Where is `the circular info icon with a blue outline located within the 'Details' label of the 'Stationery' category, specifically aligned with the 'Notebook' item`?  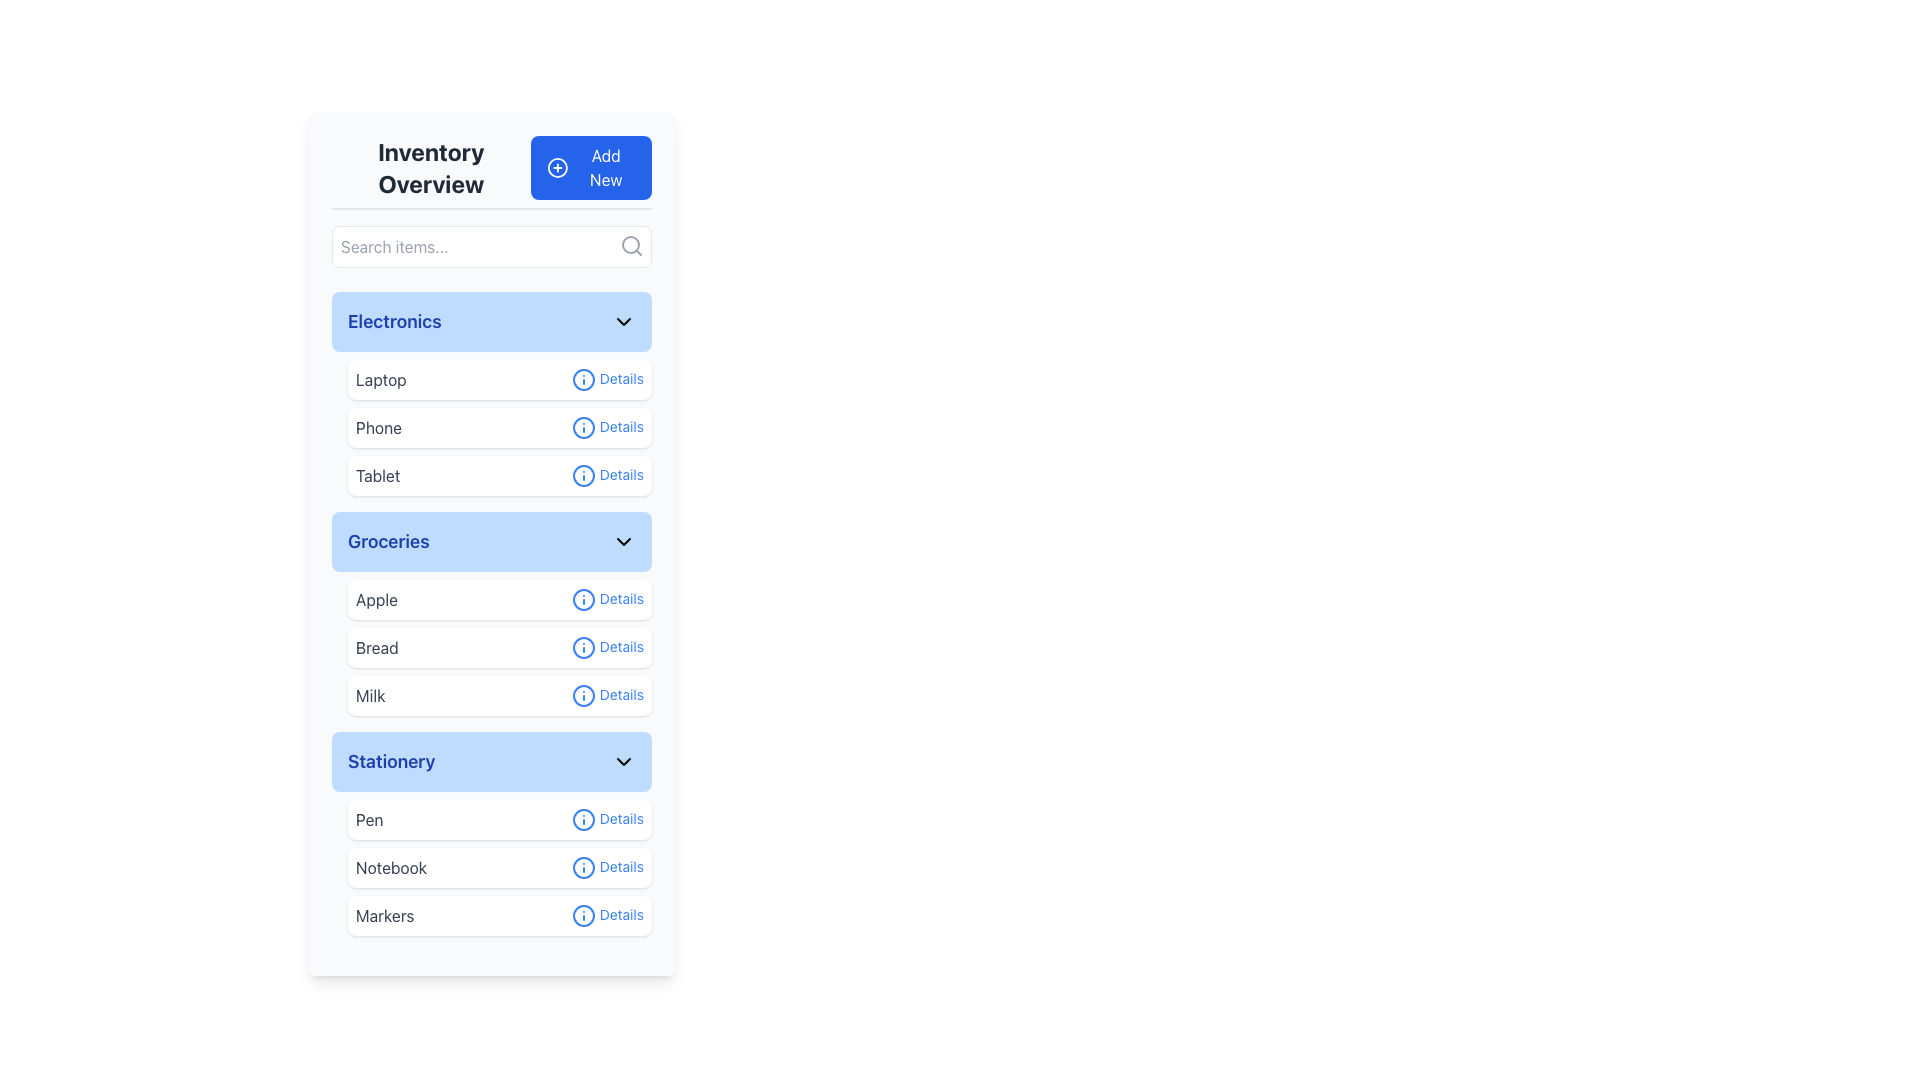 the circular info icon with a blue outline located within the 'Details' label of the 'Stationery' category, specifically aligned with the 'Notebook' item is located at coordinates (582, 866).